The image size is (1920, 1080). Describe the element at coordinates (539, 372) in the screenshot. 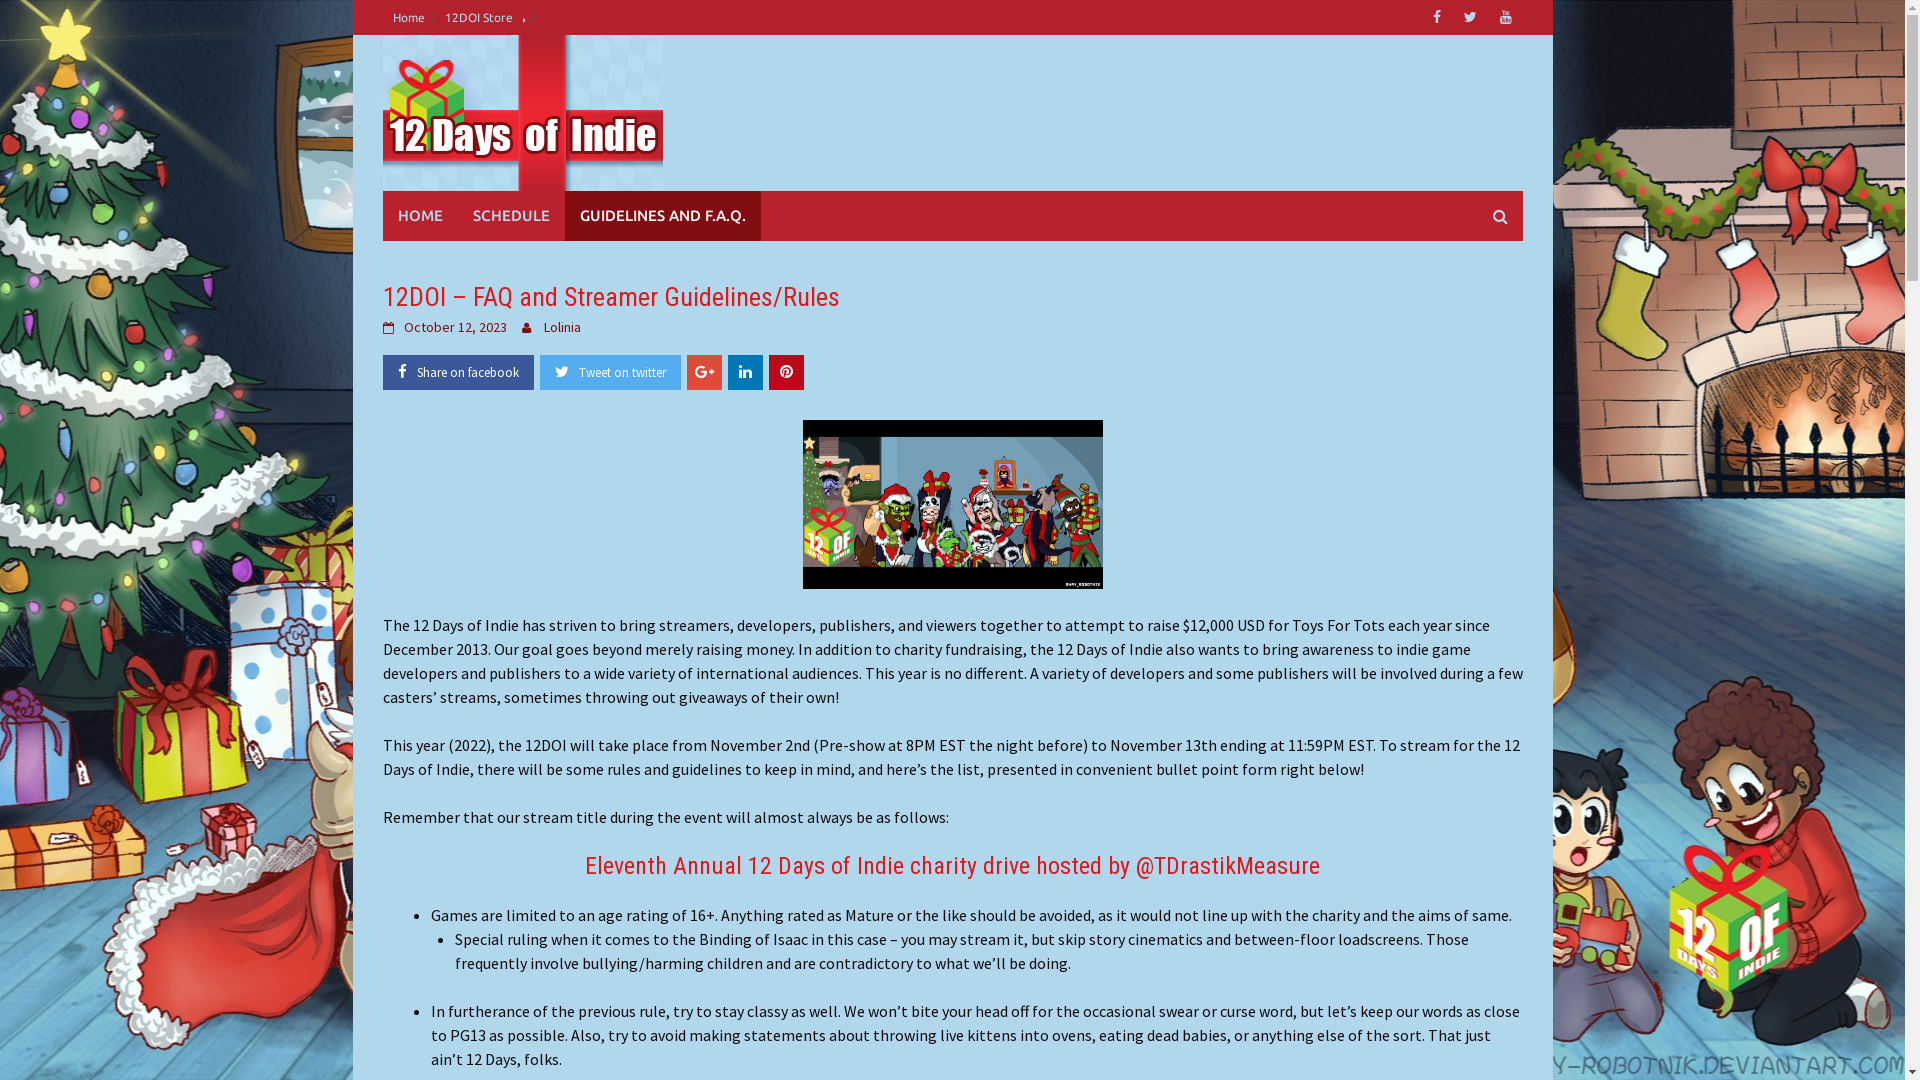

I see `'Tweet on twitter'` at that location.